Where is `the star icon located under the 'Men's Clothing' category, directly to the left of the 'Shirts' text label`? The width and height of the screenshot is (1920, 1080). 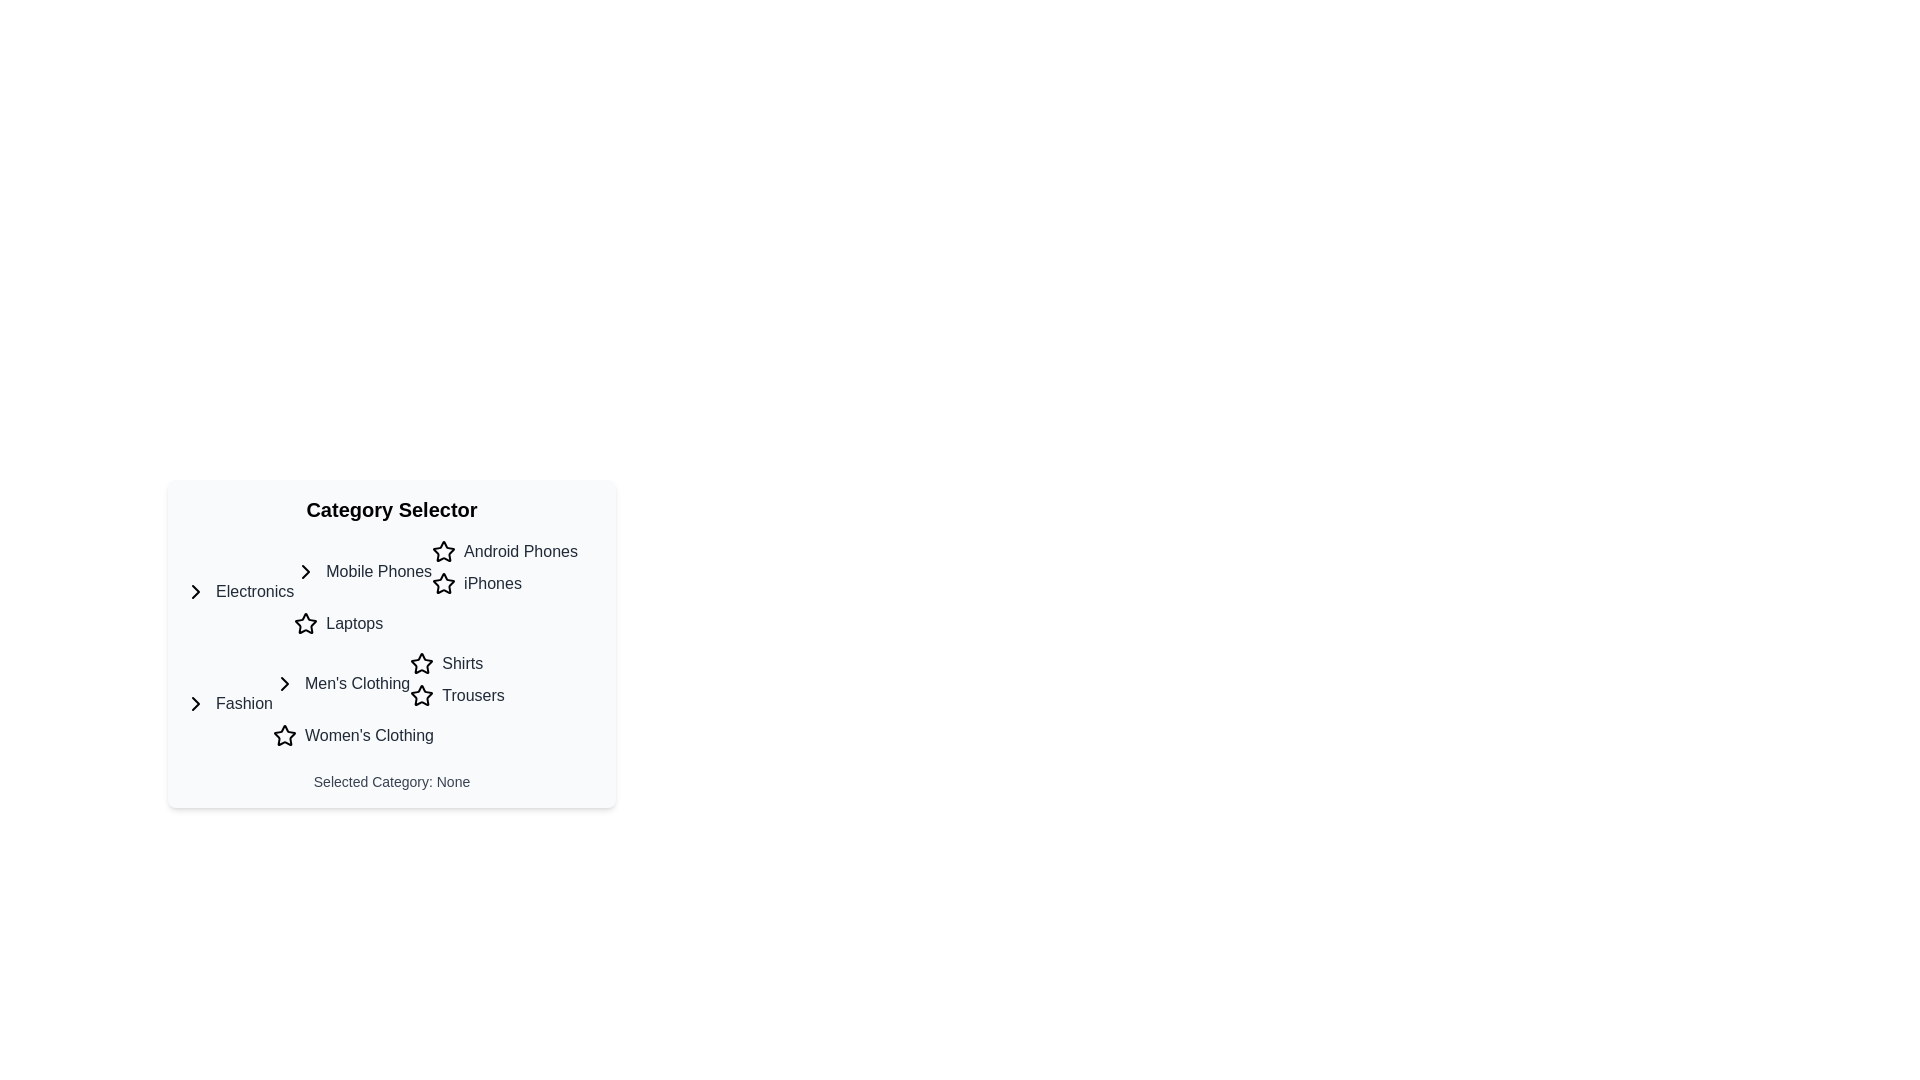 the star icon located under the 'Men's Clothing' category, directly to the left of the 'Shirts' text label is located at coordinates (421, 663).